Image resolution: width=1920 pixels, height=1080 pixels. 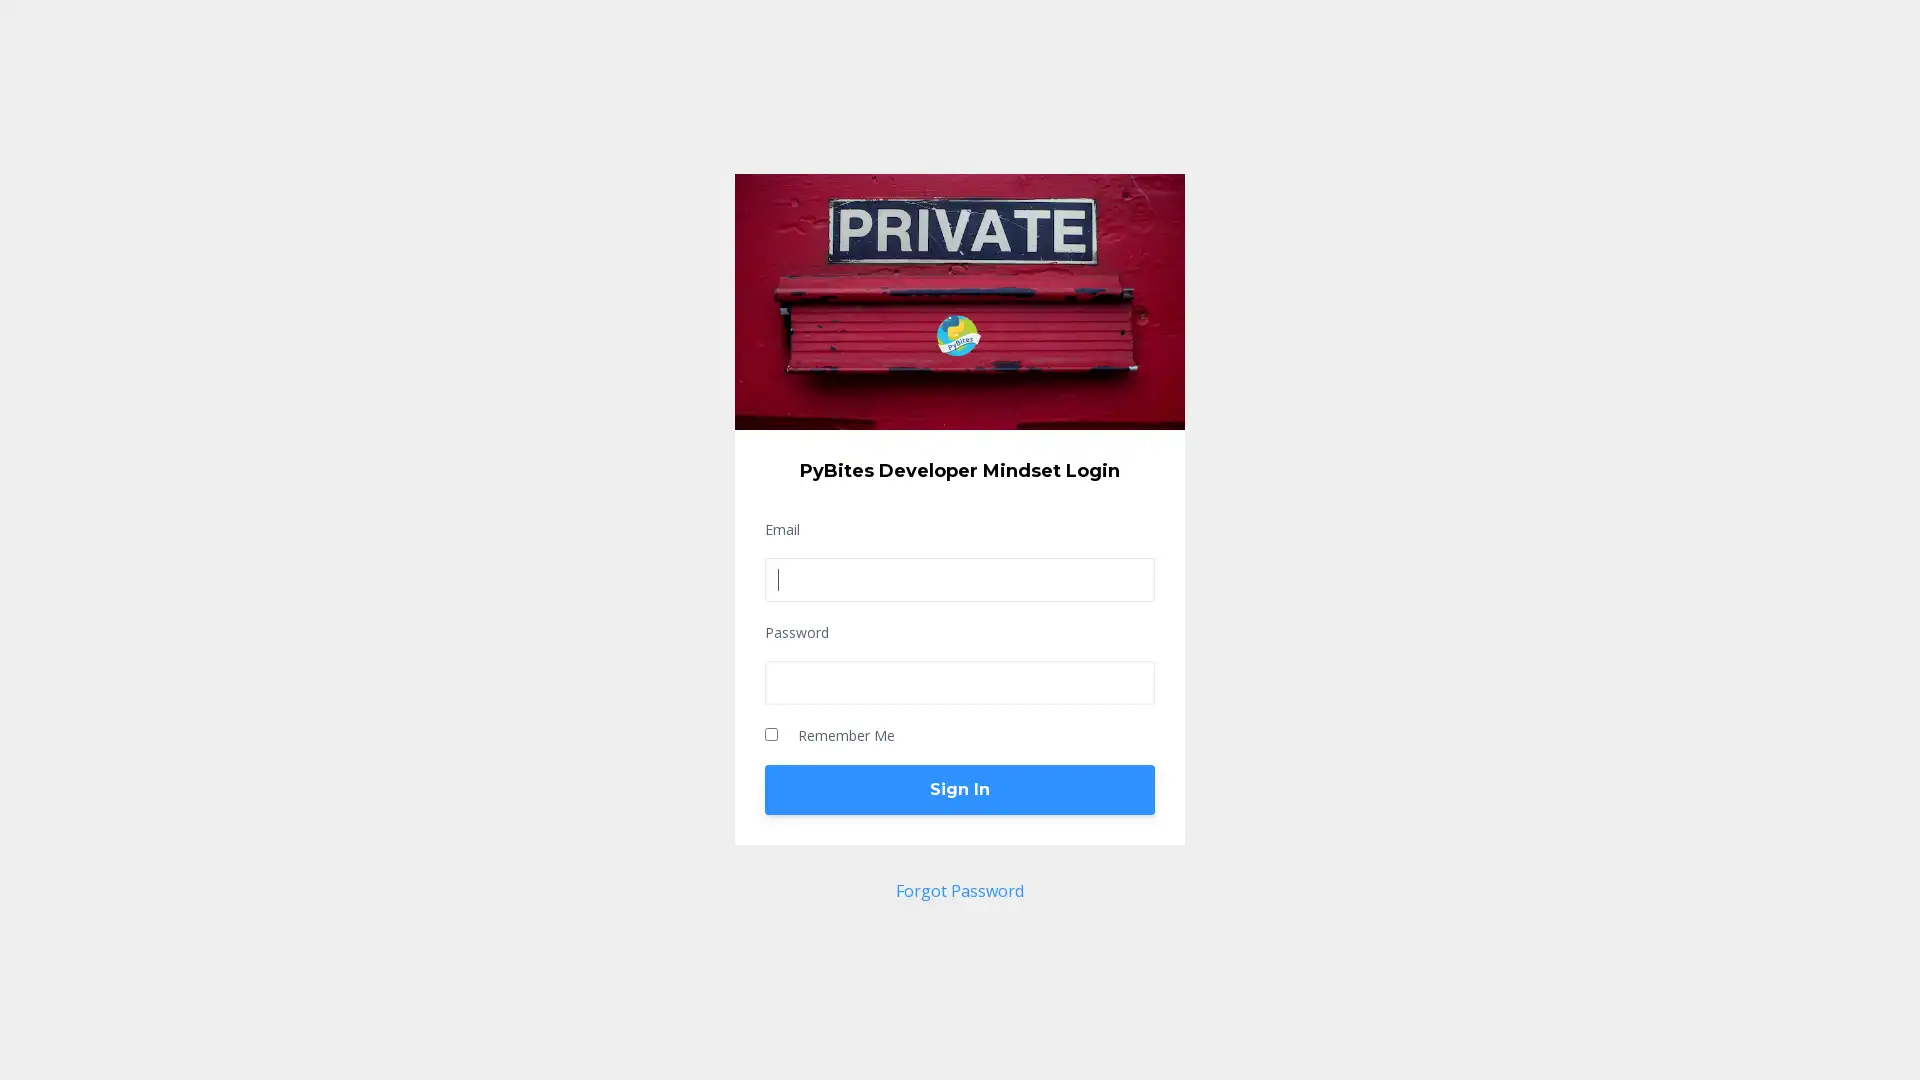 What do you see at coordinates (960, 789) in the screenshot?
I see `Sign In` at bounding box center [960, 789].